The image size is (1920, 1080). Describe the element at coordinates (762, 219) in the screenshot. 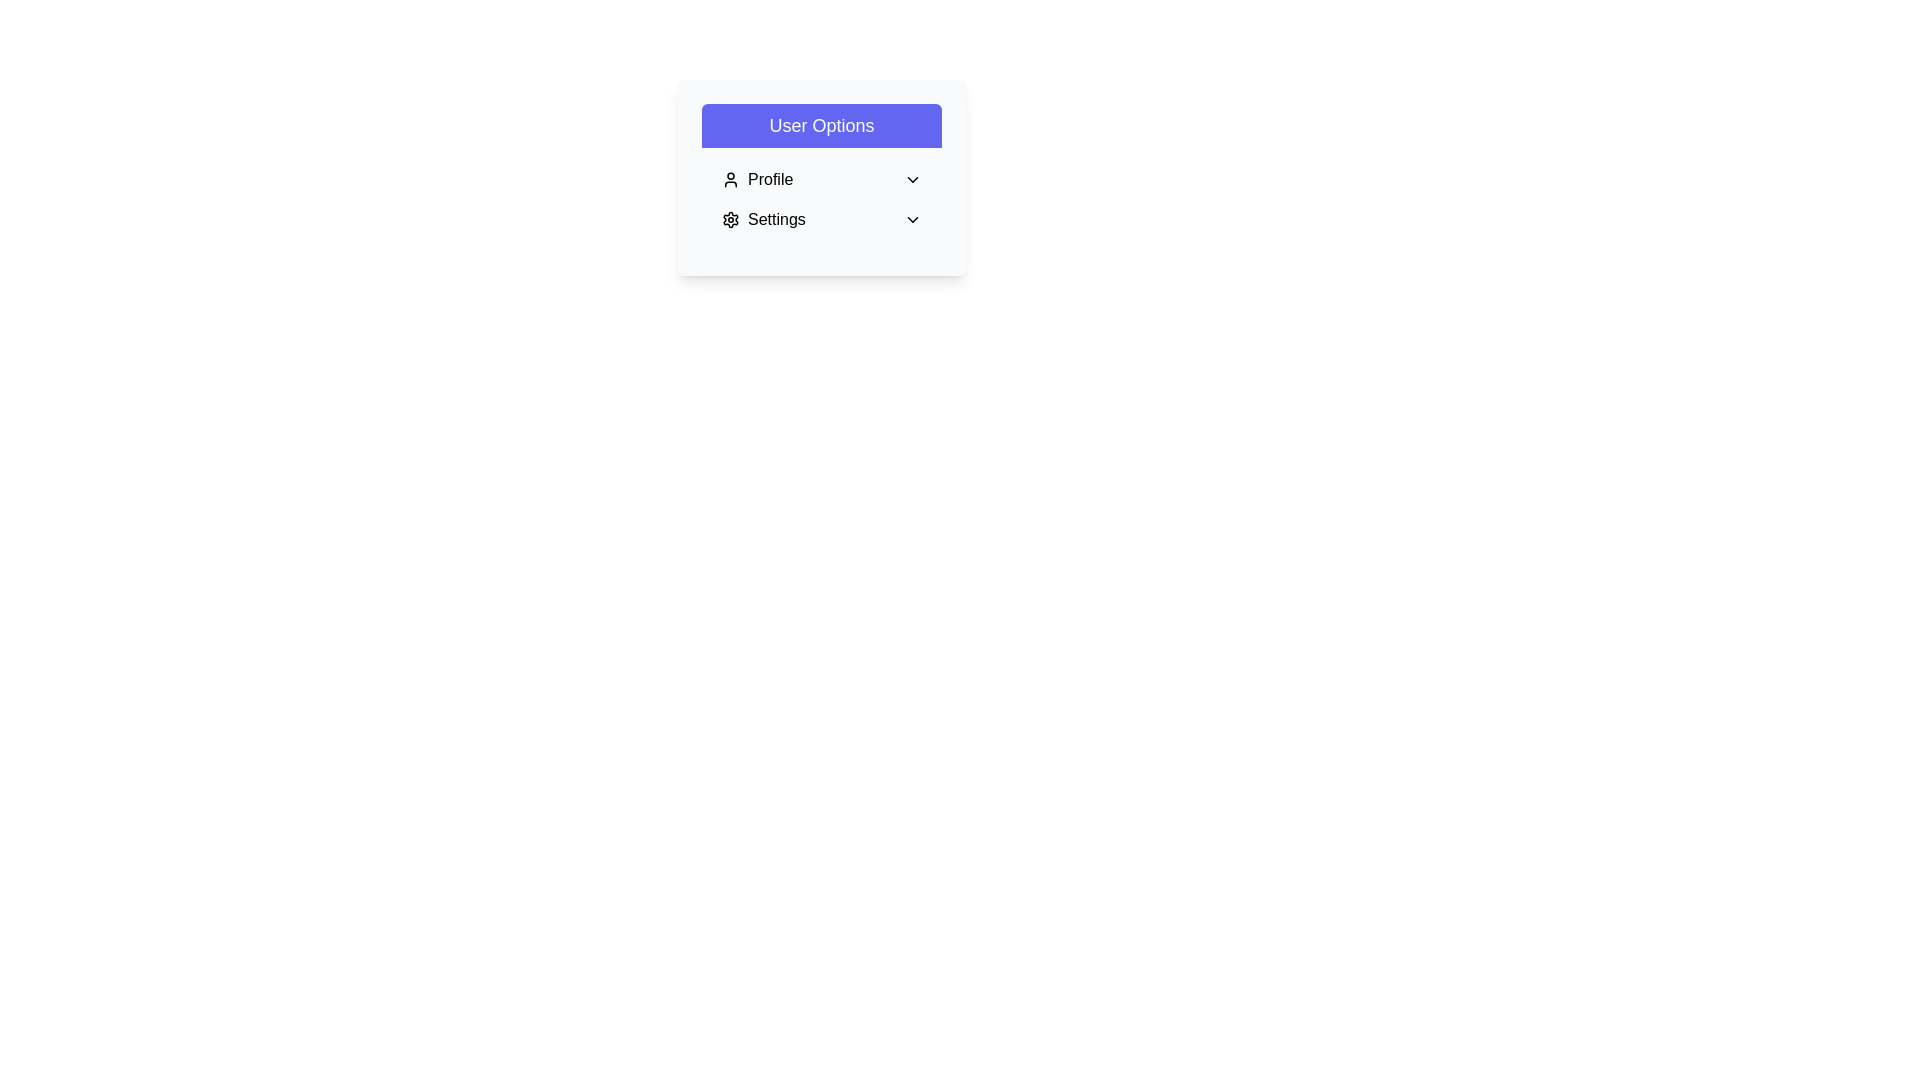

I see `the 'Settings' menu item, which is a combination of a gear icon and the text 'Settings', located in the 'User Options' menu beneath 'Profile'` at that location.